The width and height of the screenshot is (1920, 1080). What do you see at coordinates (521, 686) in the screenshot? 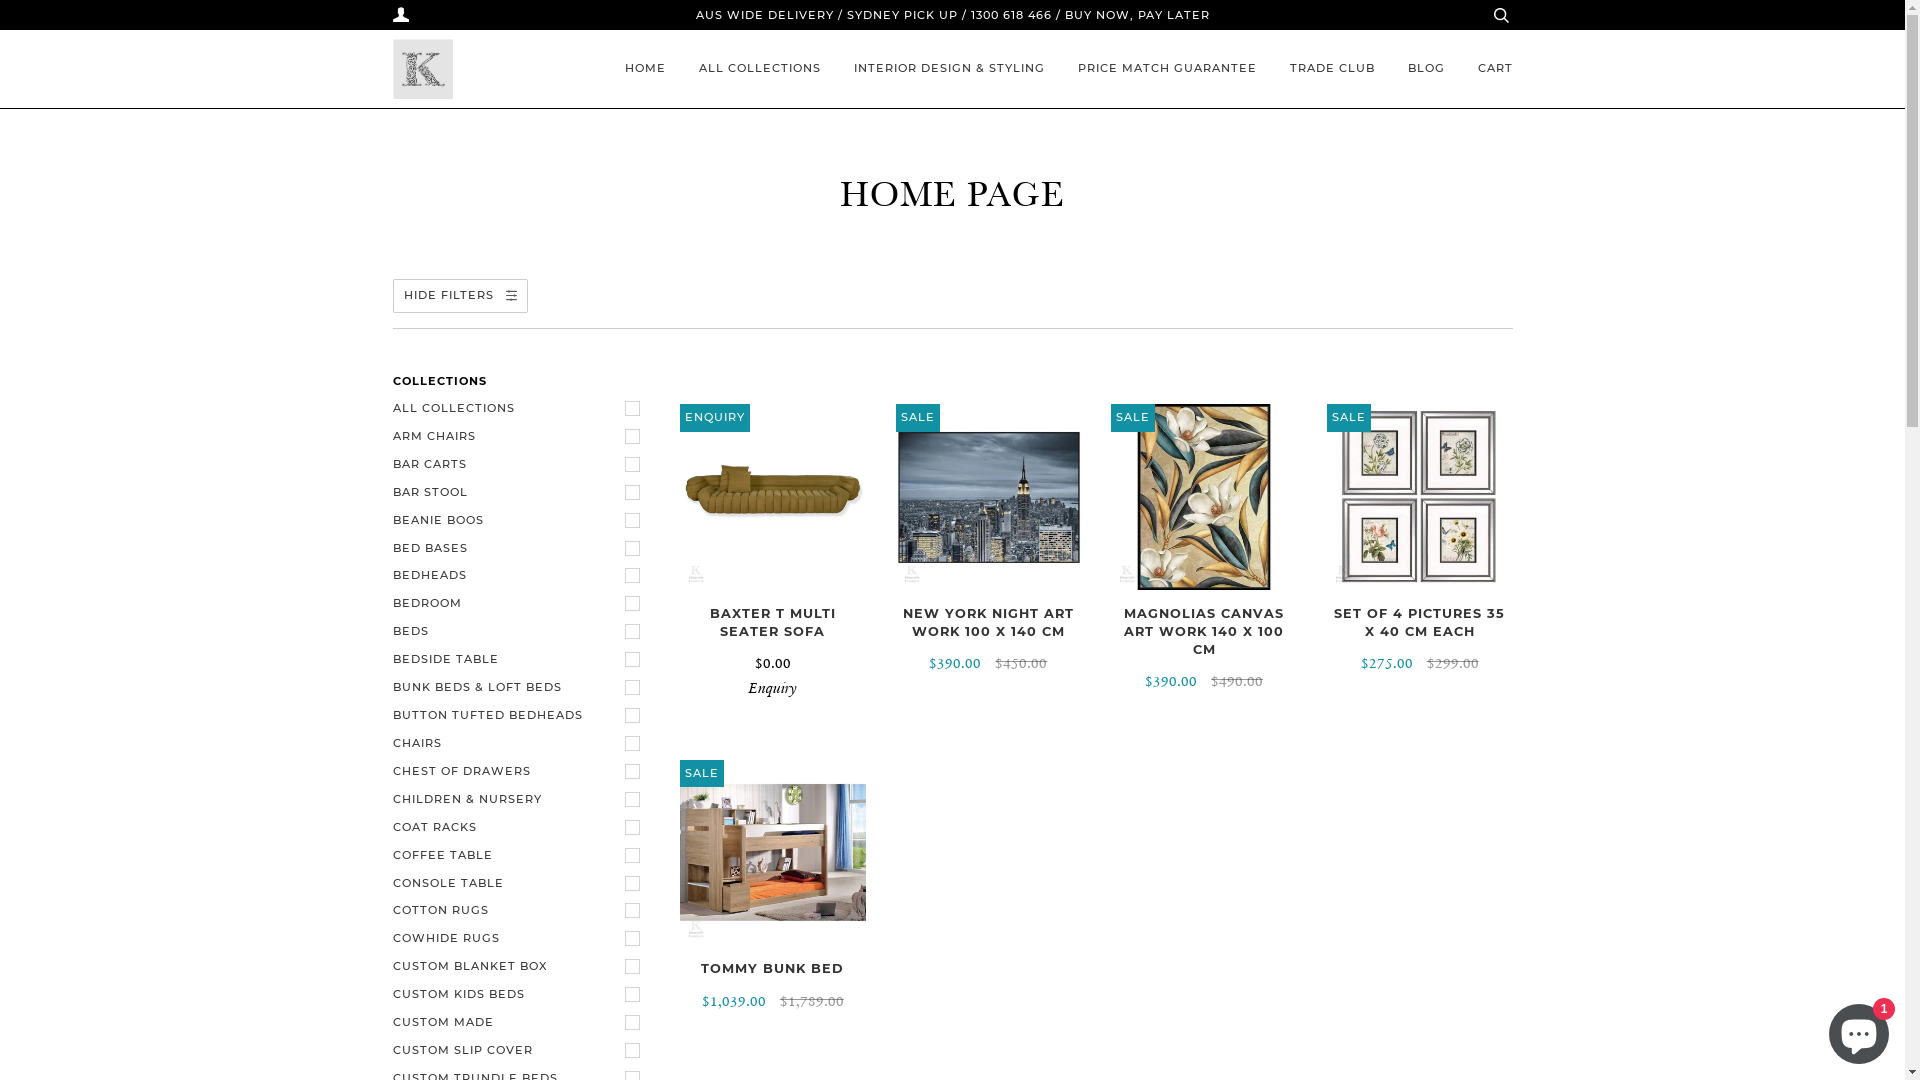
I see `'BUNK BEDS & LOFT BEDS'` at bounding box center [521, 686].